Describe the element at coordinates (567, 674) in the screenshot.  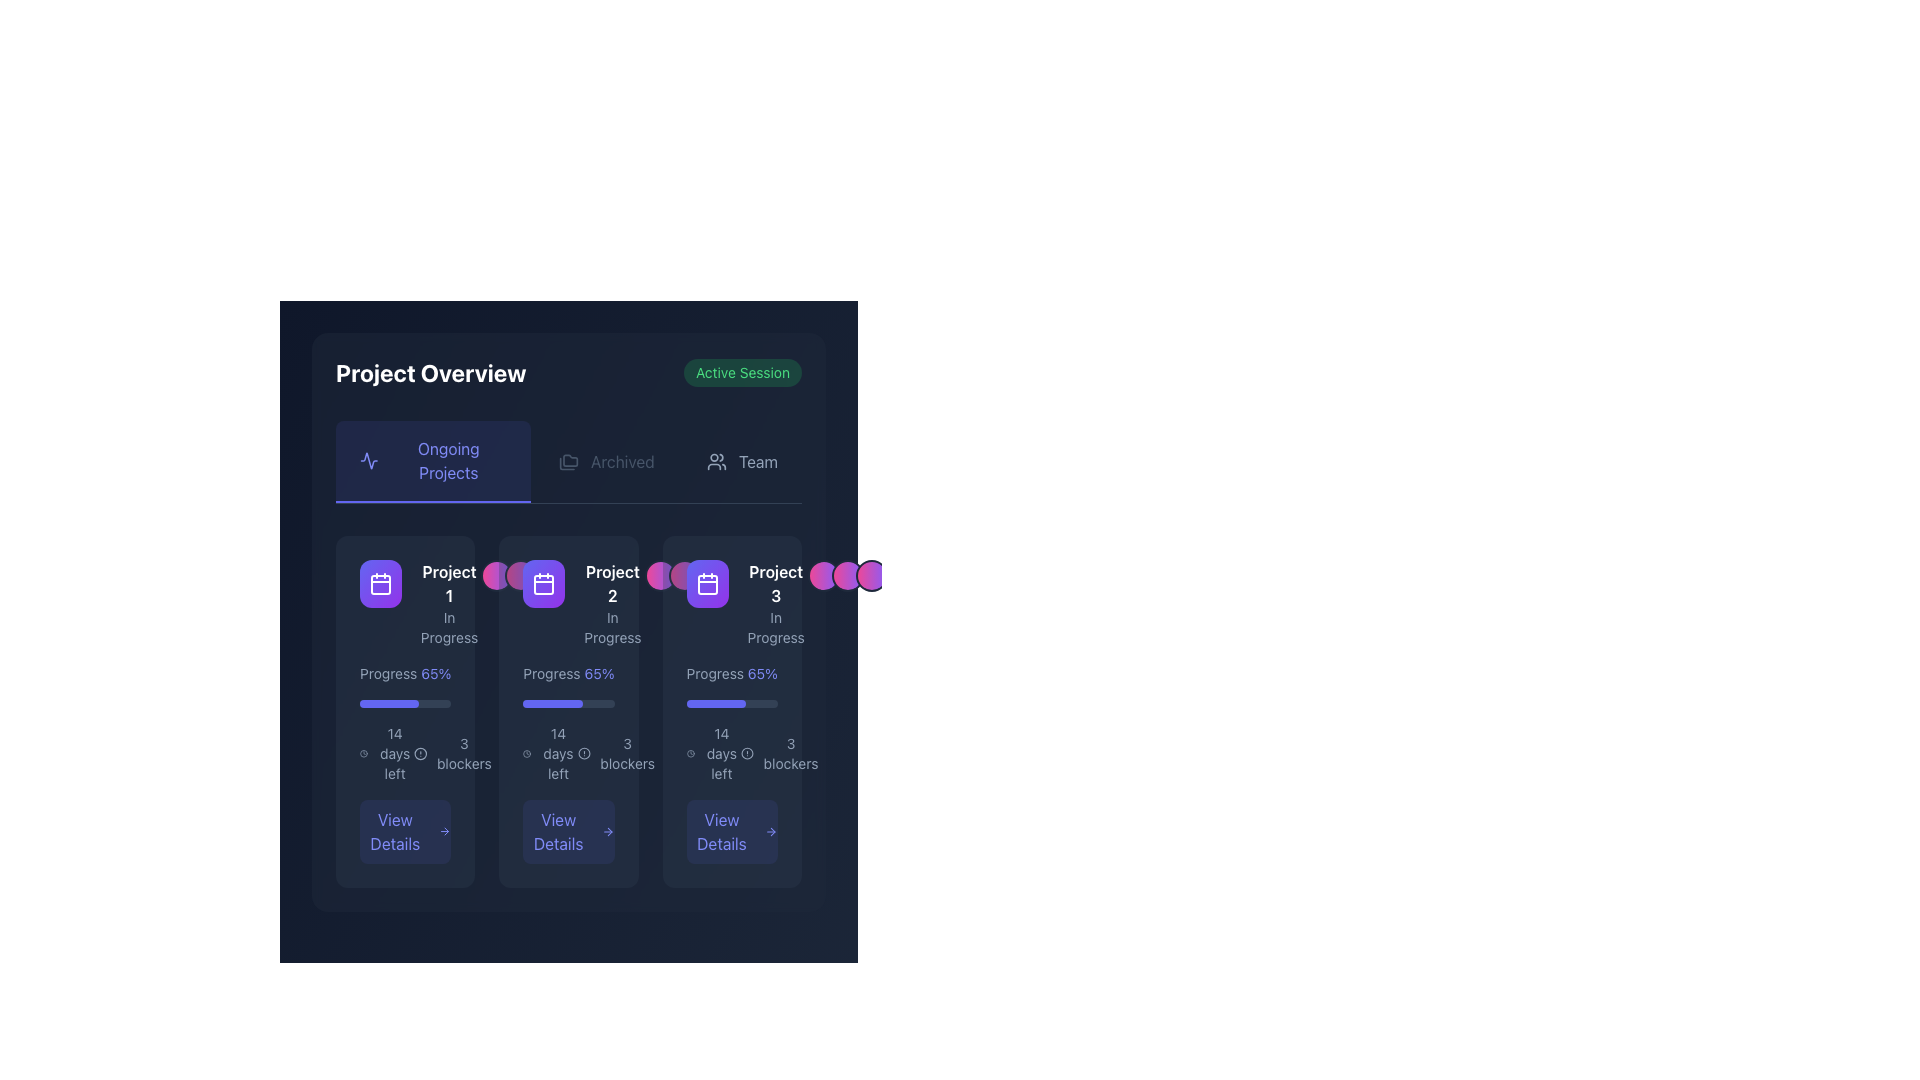
I see `the text display element showing the progress status ('Progress' and '65%') located in the 'Project 2' card within the 'Project Overview' section` at that location.